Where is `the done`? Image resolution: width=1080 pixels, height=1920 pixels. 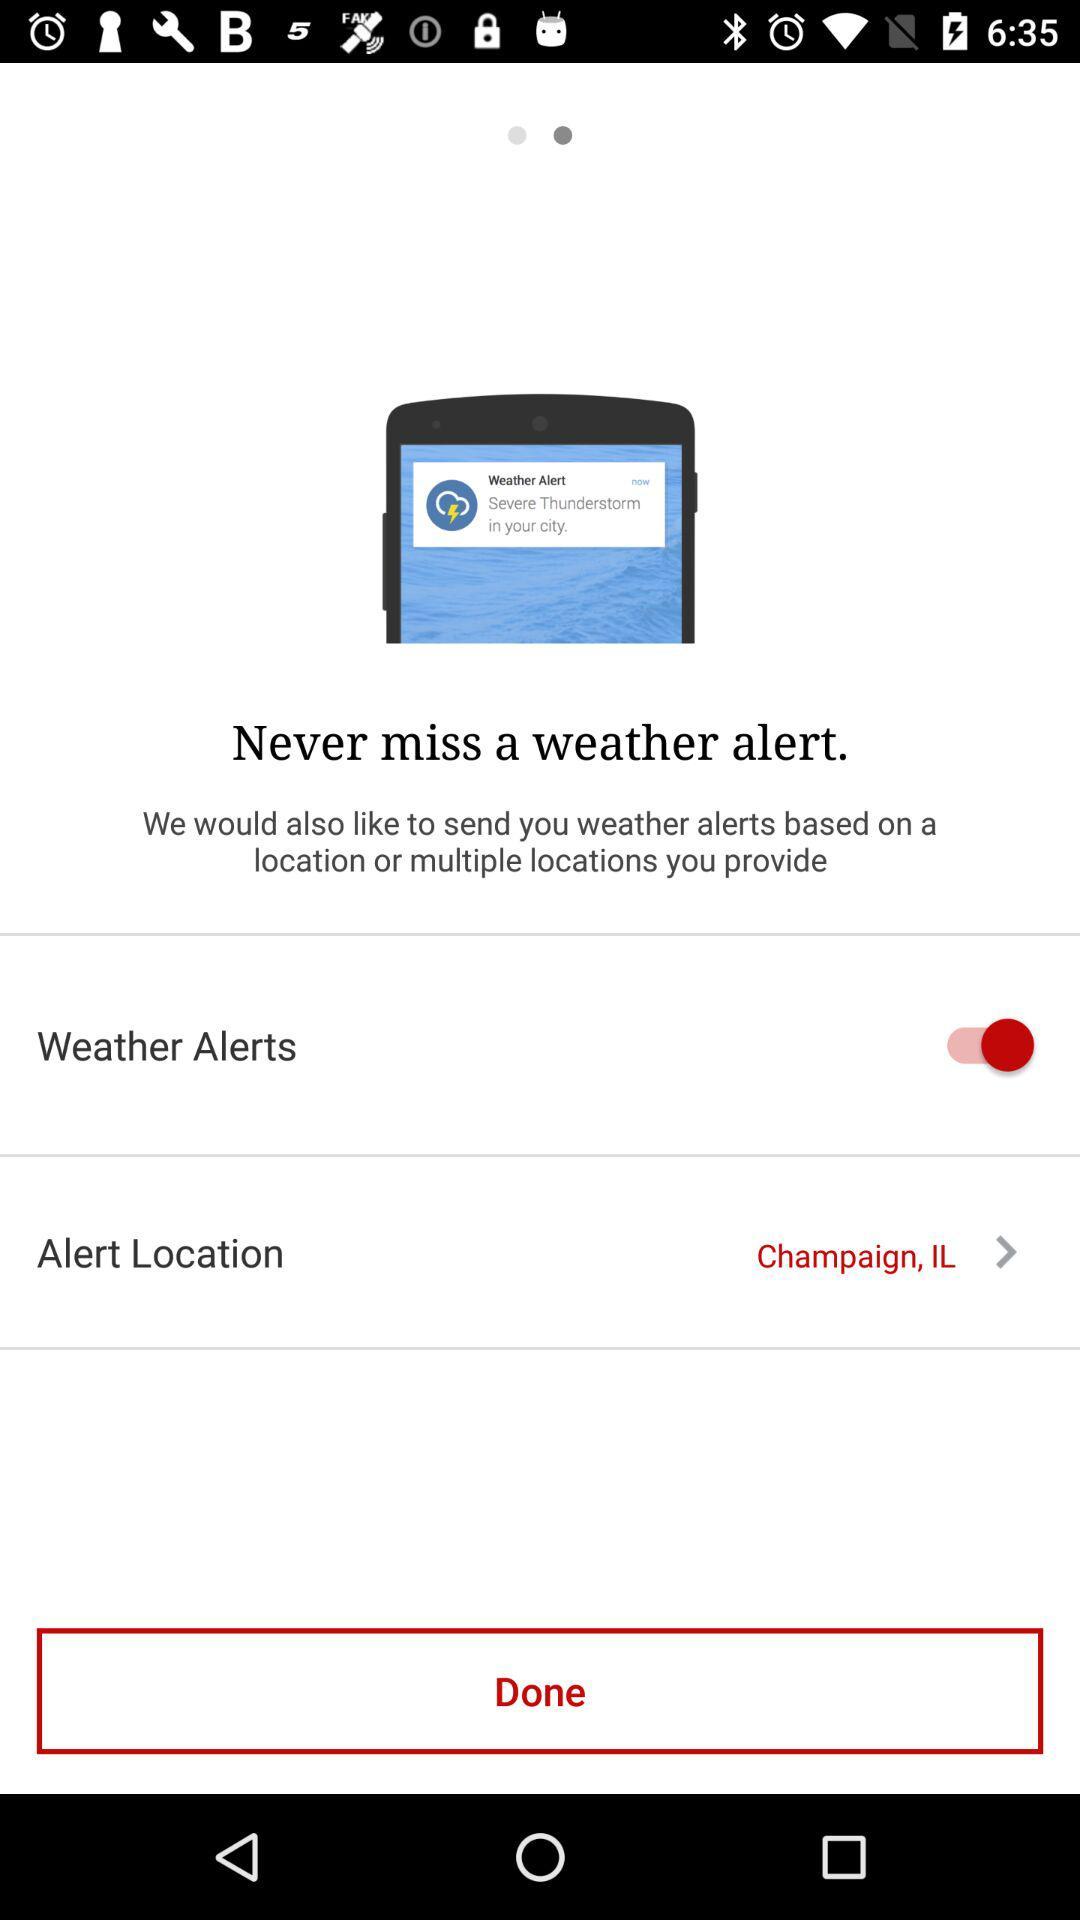
the done is located at coordinates (540, 1690).